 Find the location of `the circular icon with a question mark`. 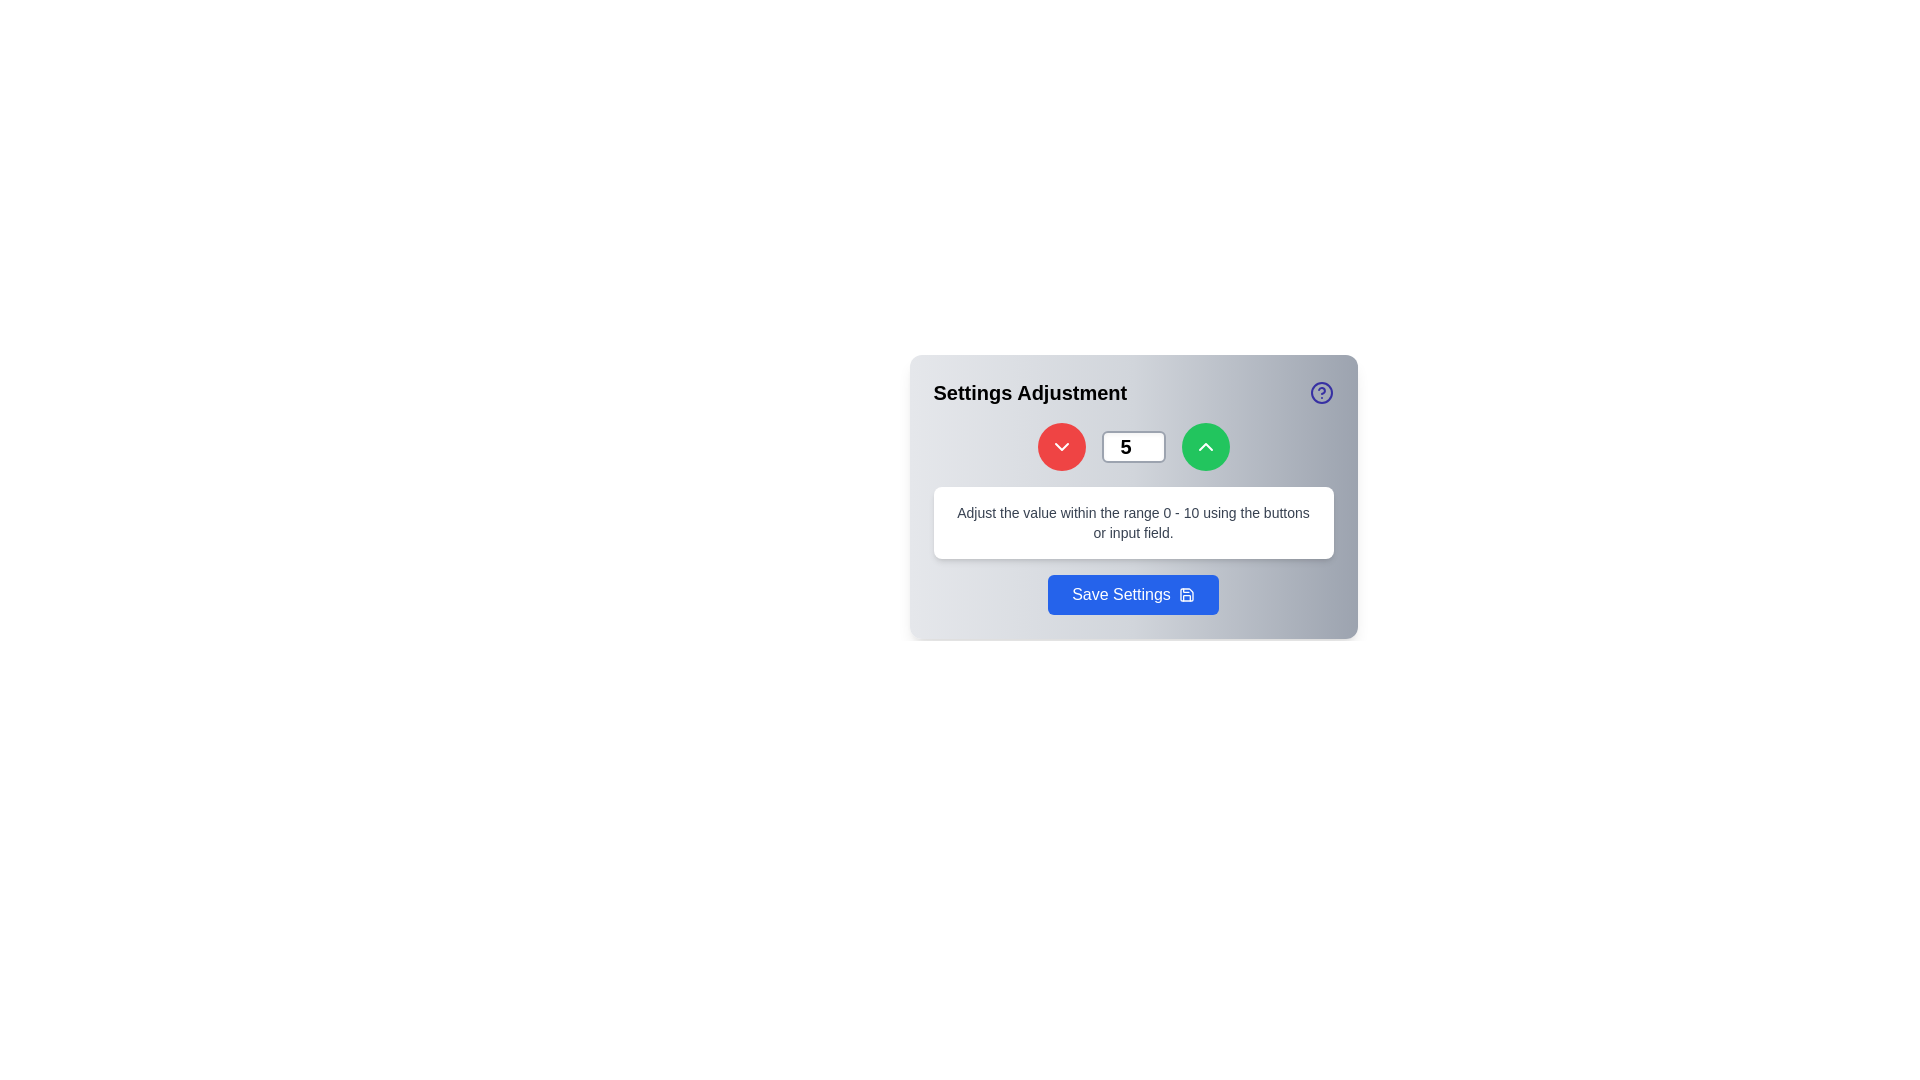

the circular icon with a question mark is located at coordinates (1321, 393).